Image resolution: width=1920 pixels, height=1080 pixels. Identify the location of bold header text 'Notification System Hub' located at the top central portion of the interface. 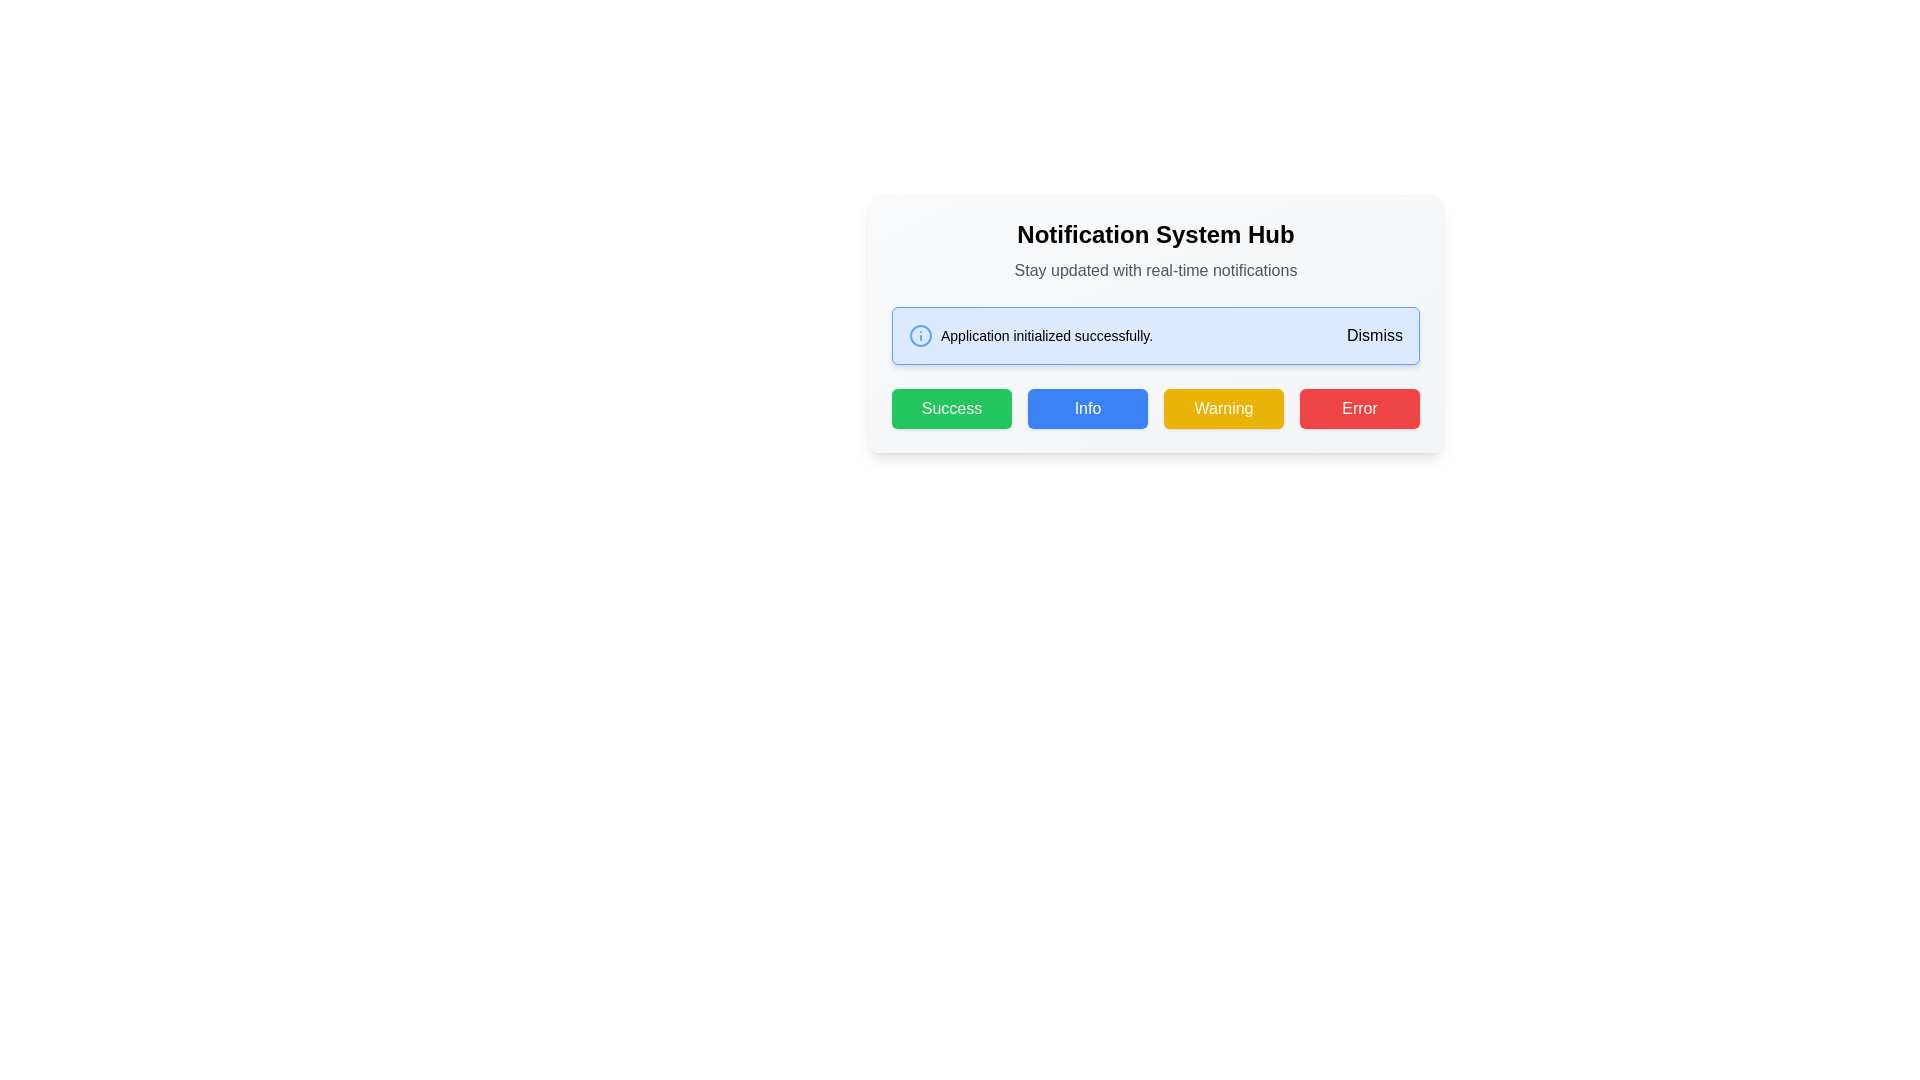
(1156, 234).